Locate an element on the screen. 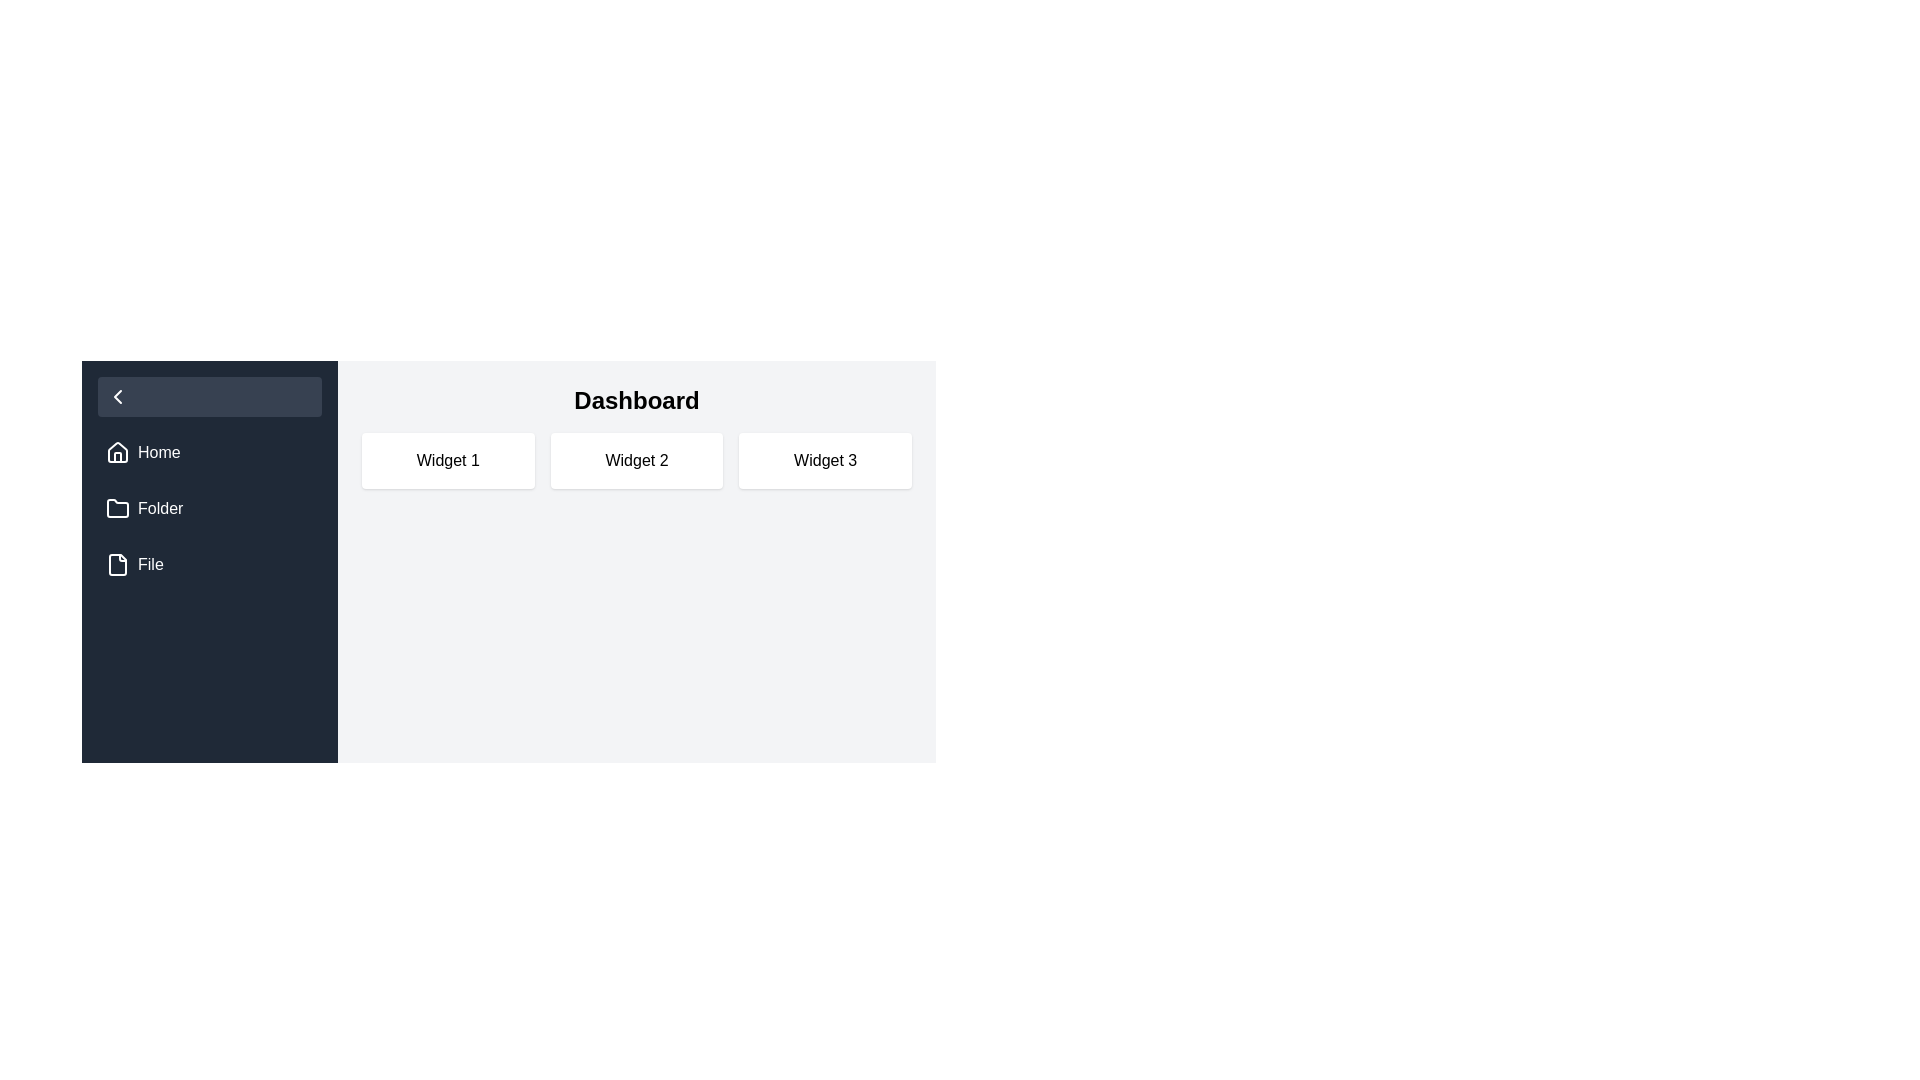 Image resolution: width=1920 pixels, height=1080 pixels. the folder icon, which is part of the vertical navigation menu on the left side, located between the 'Home' and 'File' entries and to the left of the 'Folder' text label is located at coordinates (117, 508).